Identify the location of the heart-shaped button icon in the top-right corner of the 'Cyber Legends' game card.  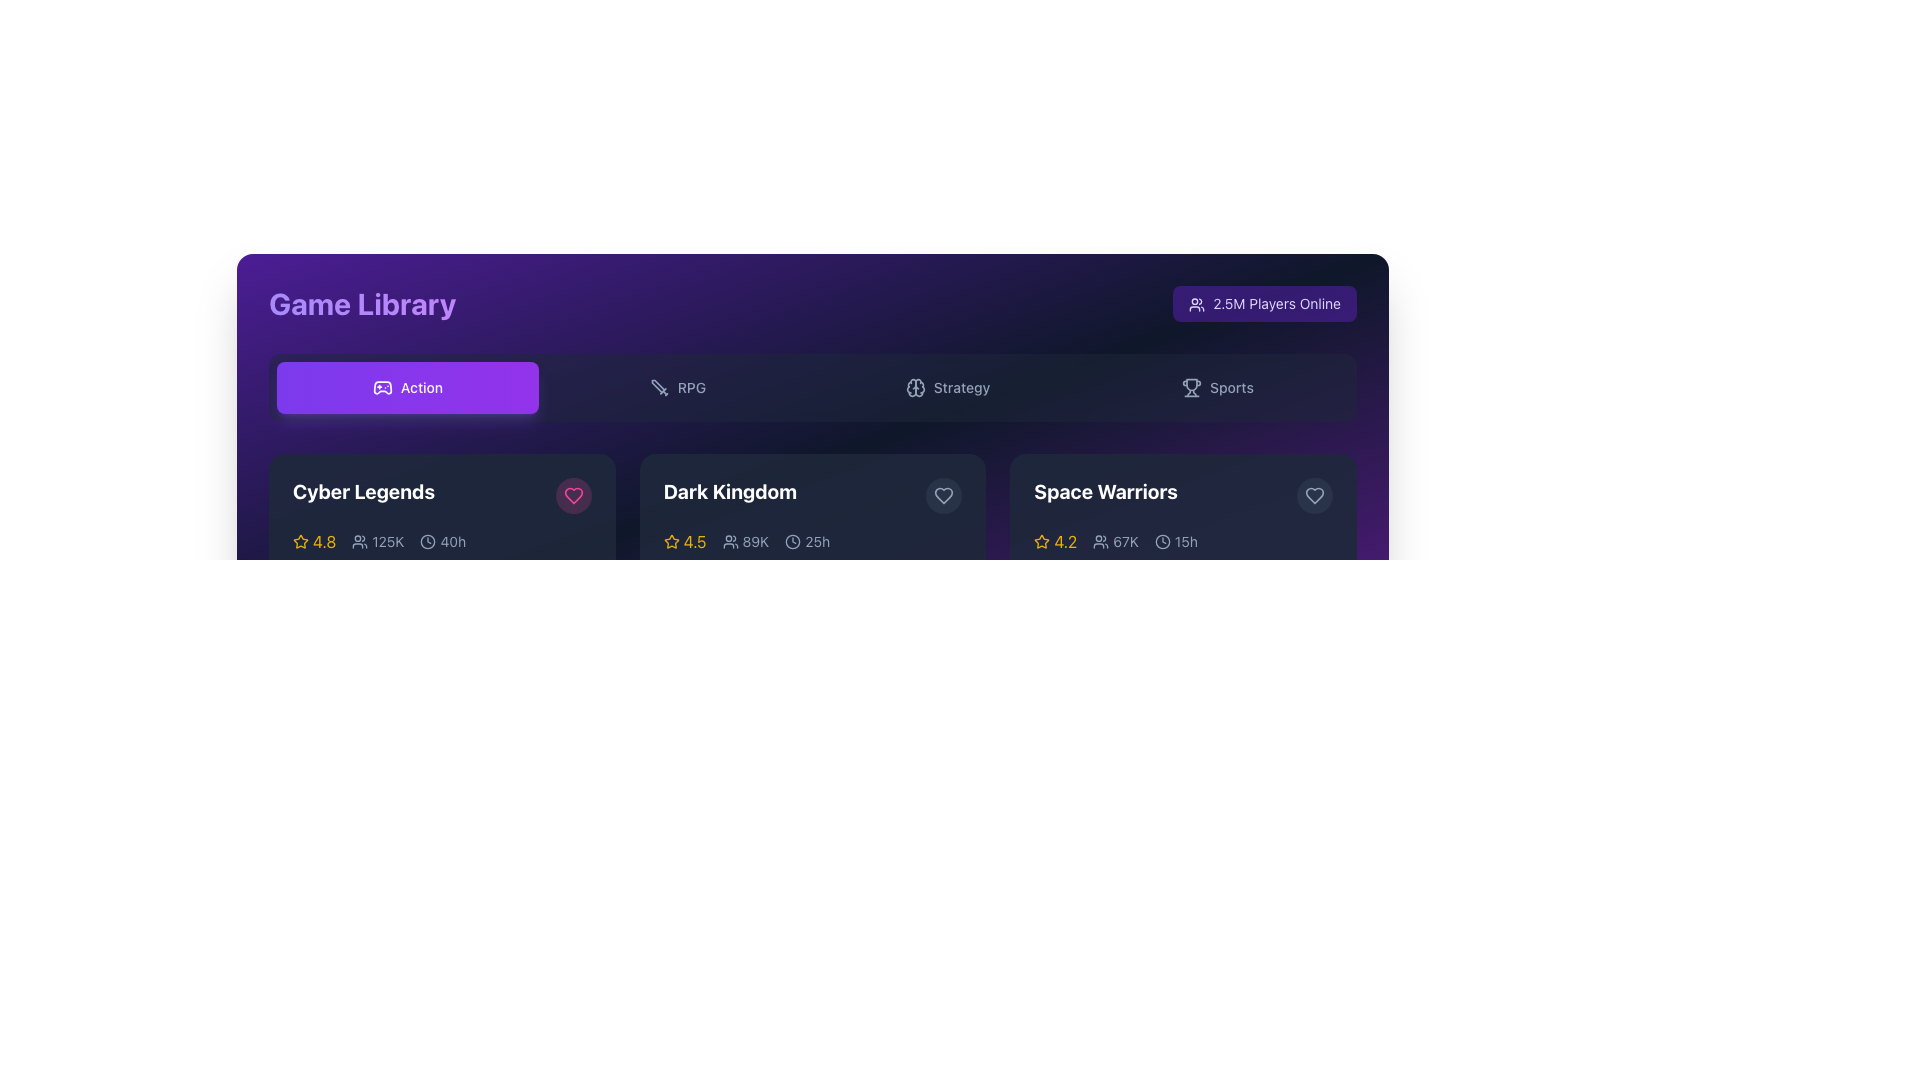
(572, 495).